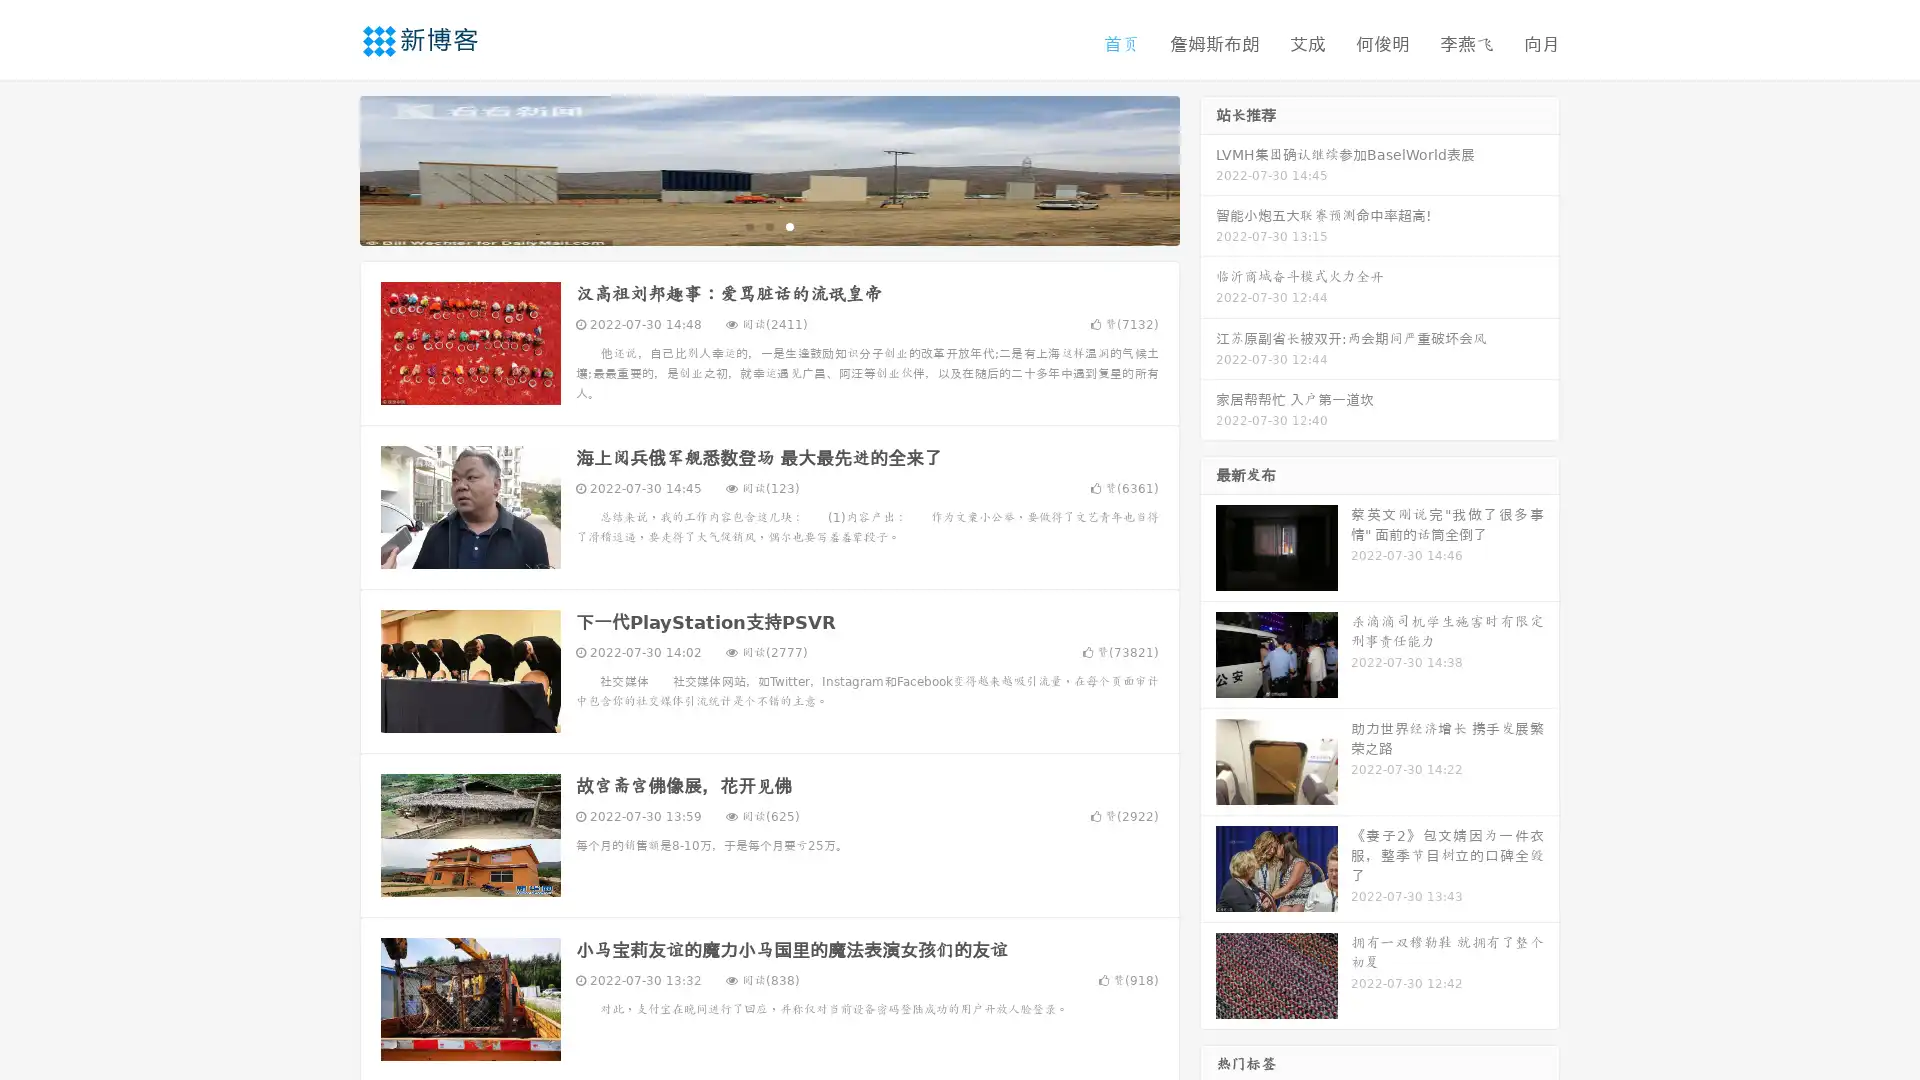 The height and width of the screenshot is (1080, 1920). What do you see at coordinates (1208, 168) in the screenshot?
I see `Next slide` at bounding box center [1208, 168].